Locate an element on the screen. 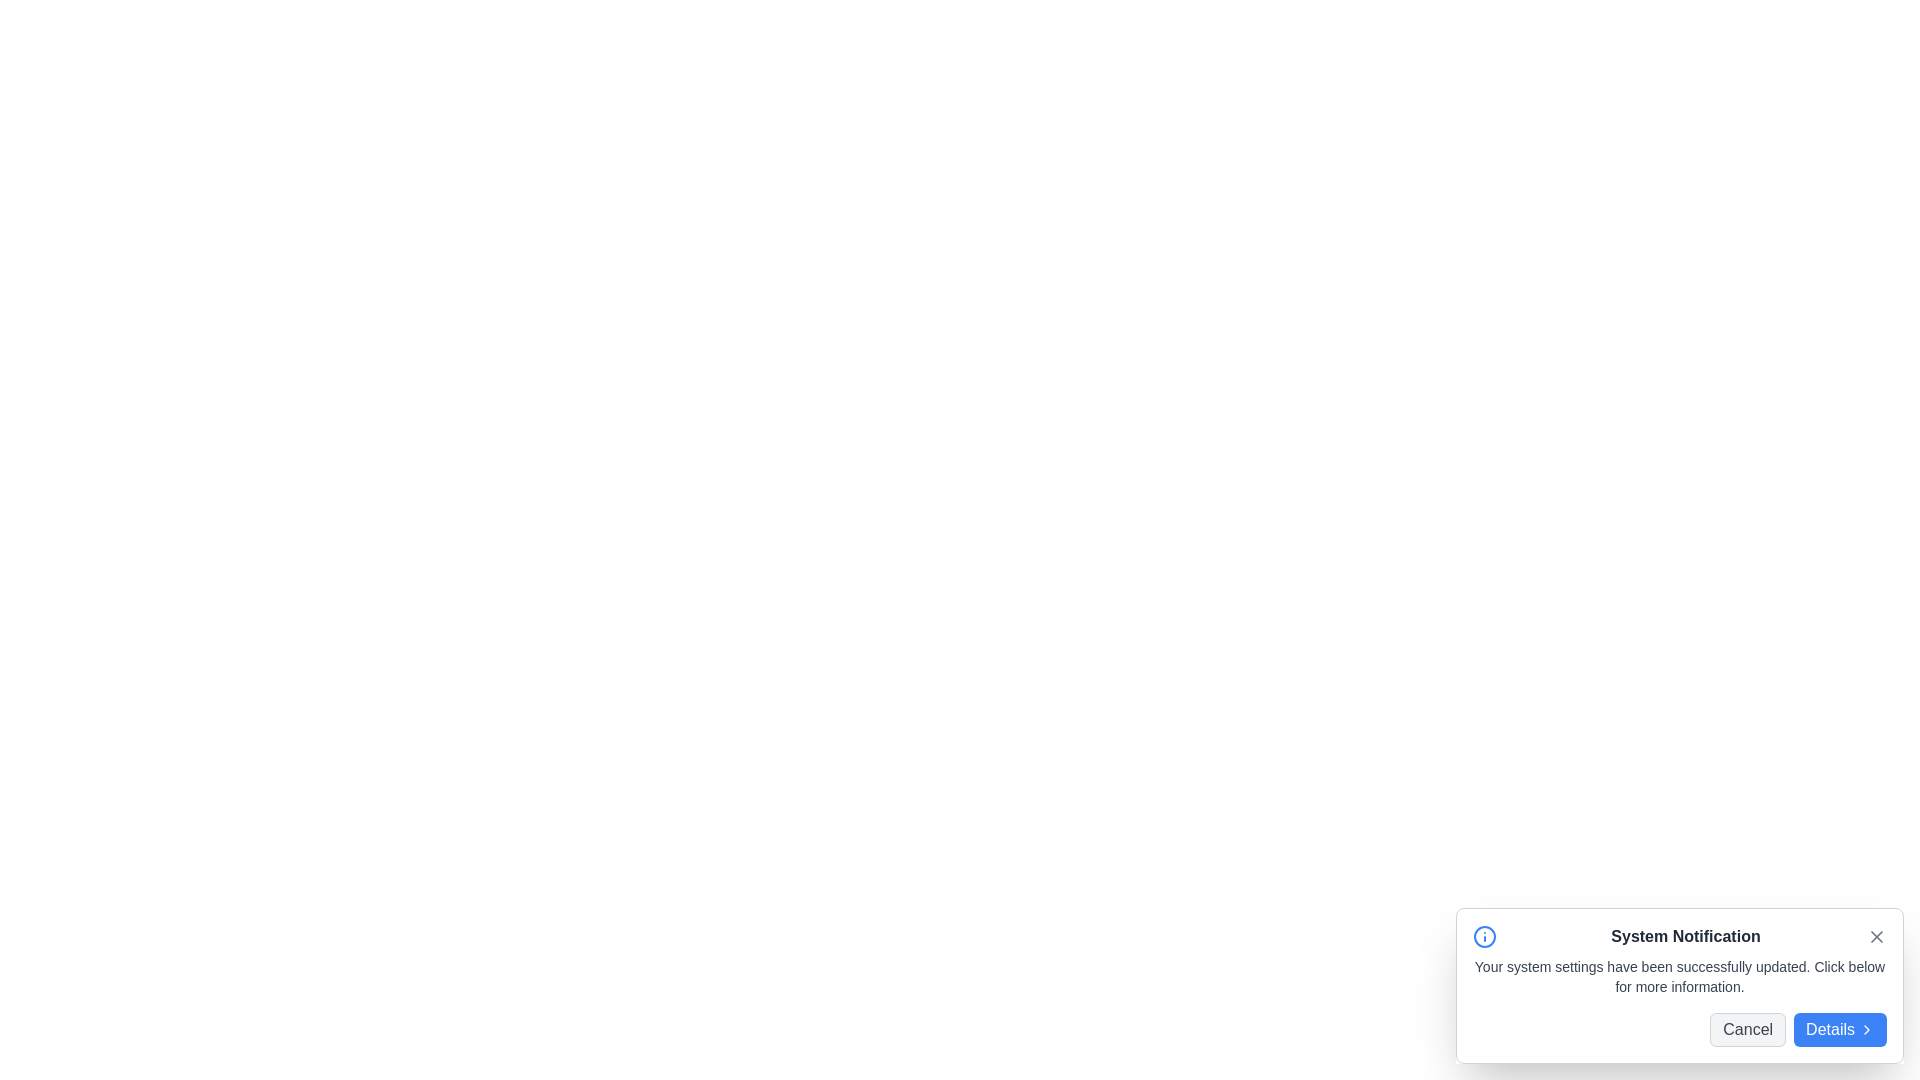  the diagonal cross ('X') icon in the top-right corner of the notification banner is located at coordinates (1875, 937).